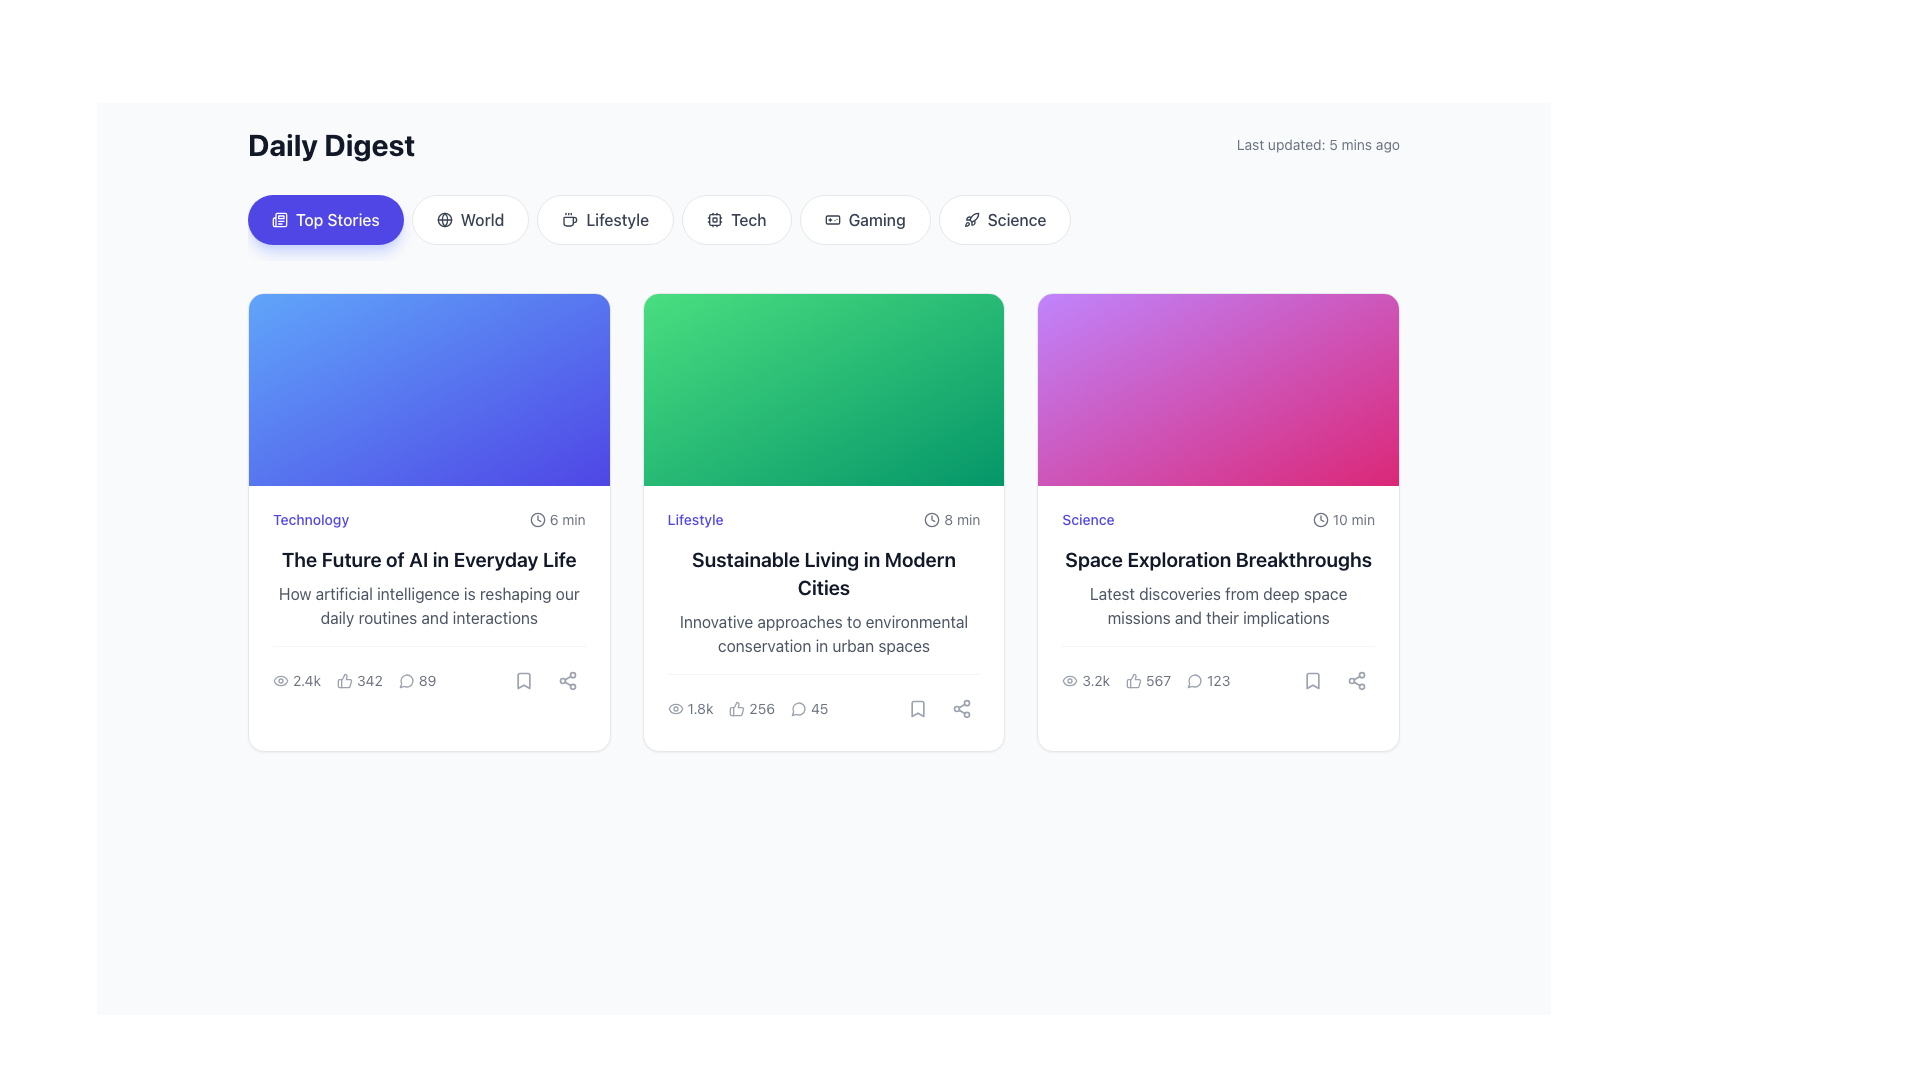  Describe the element at coordinates (1353, 519) in the screenshot. I see `the static text label displaying the estimated reading or completion time located in the top right section of the third card under the category 'Science'` at that location.